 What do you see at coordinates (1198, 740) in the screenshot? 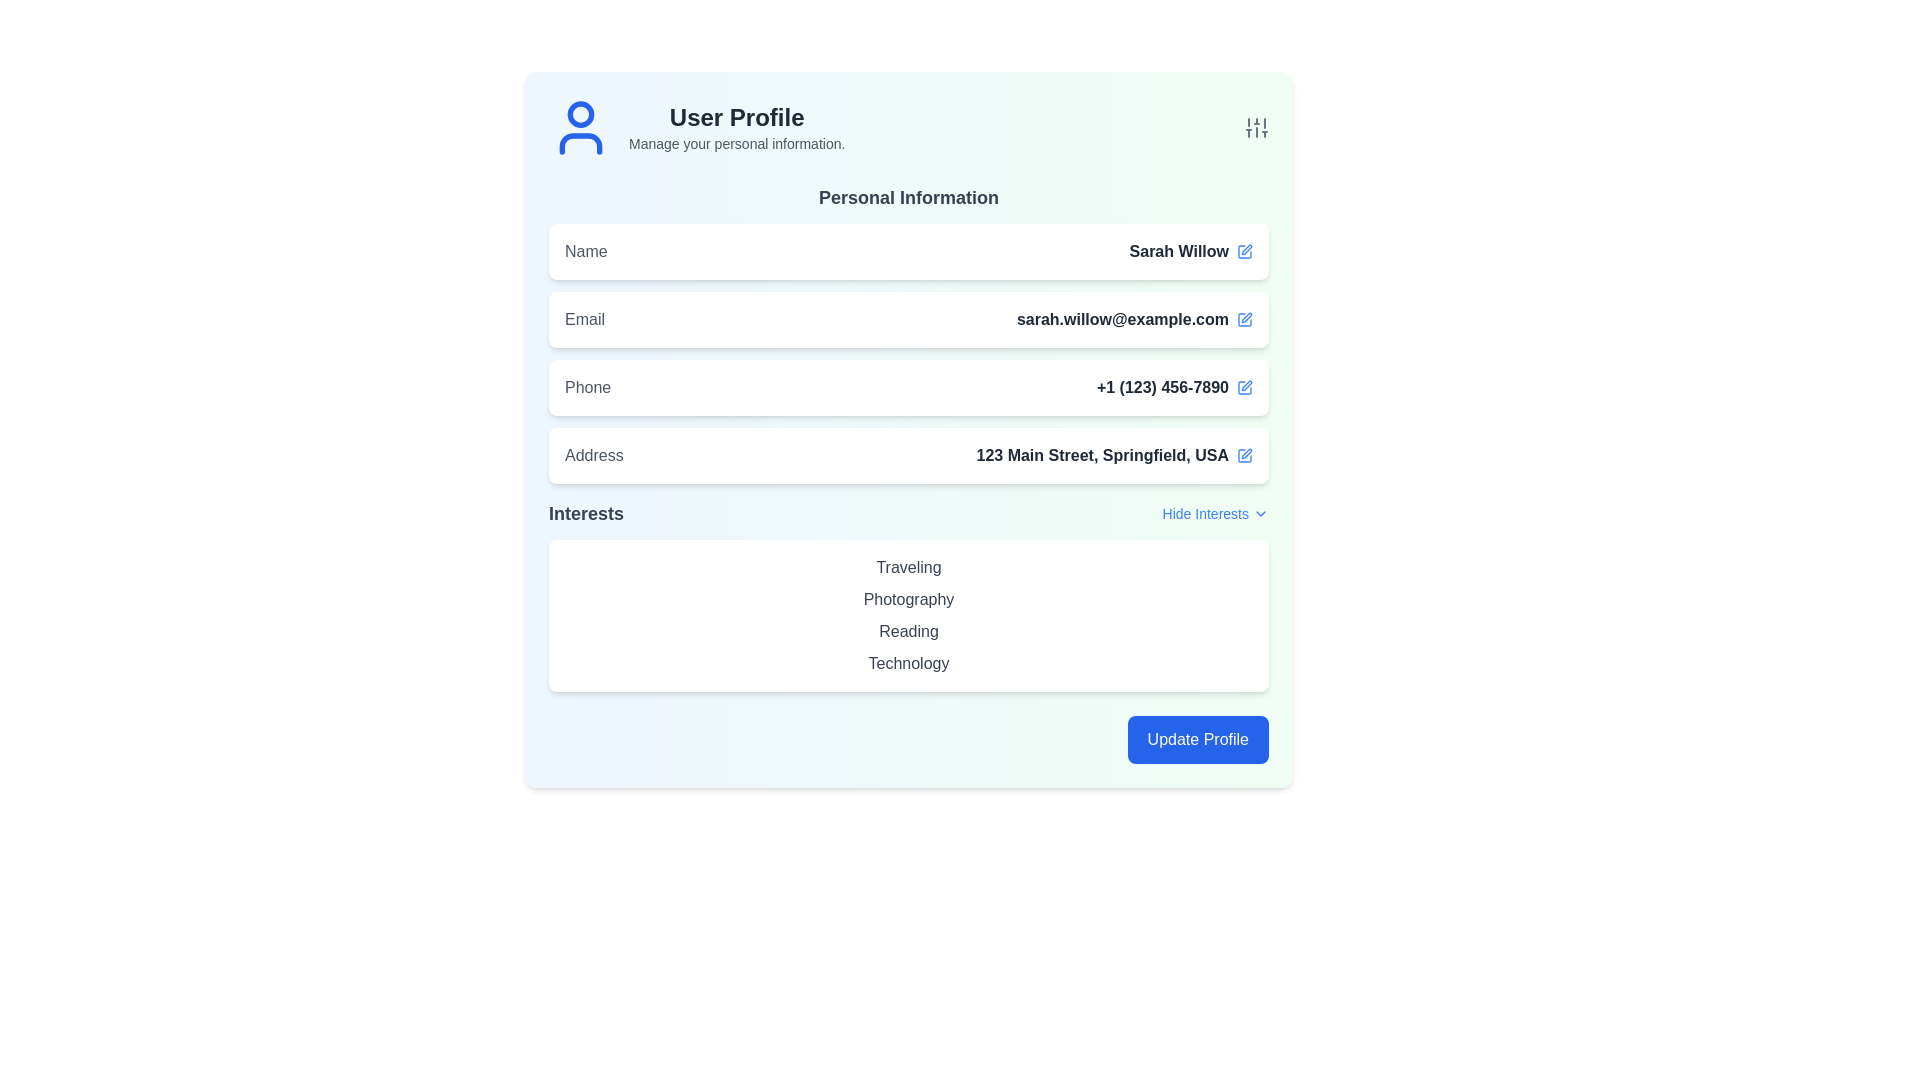
I see `the prominent blue 'Update Profile' button with white text located in the bottom-right section of the user profile interface` at bounding box center [1198, 740].